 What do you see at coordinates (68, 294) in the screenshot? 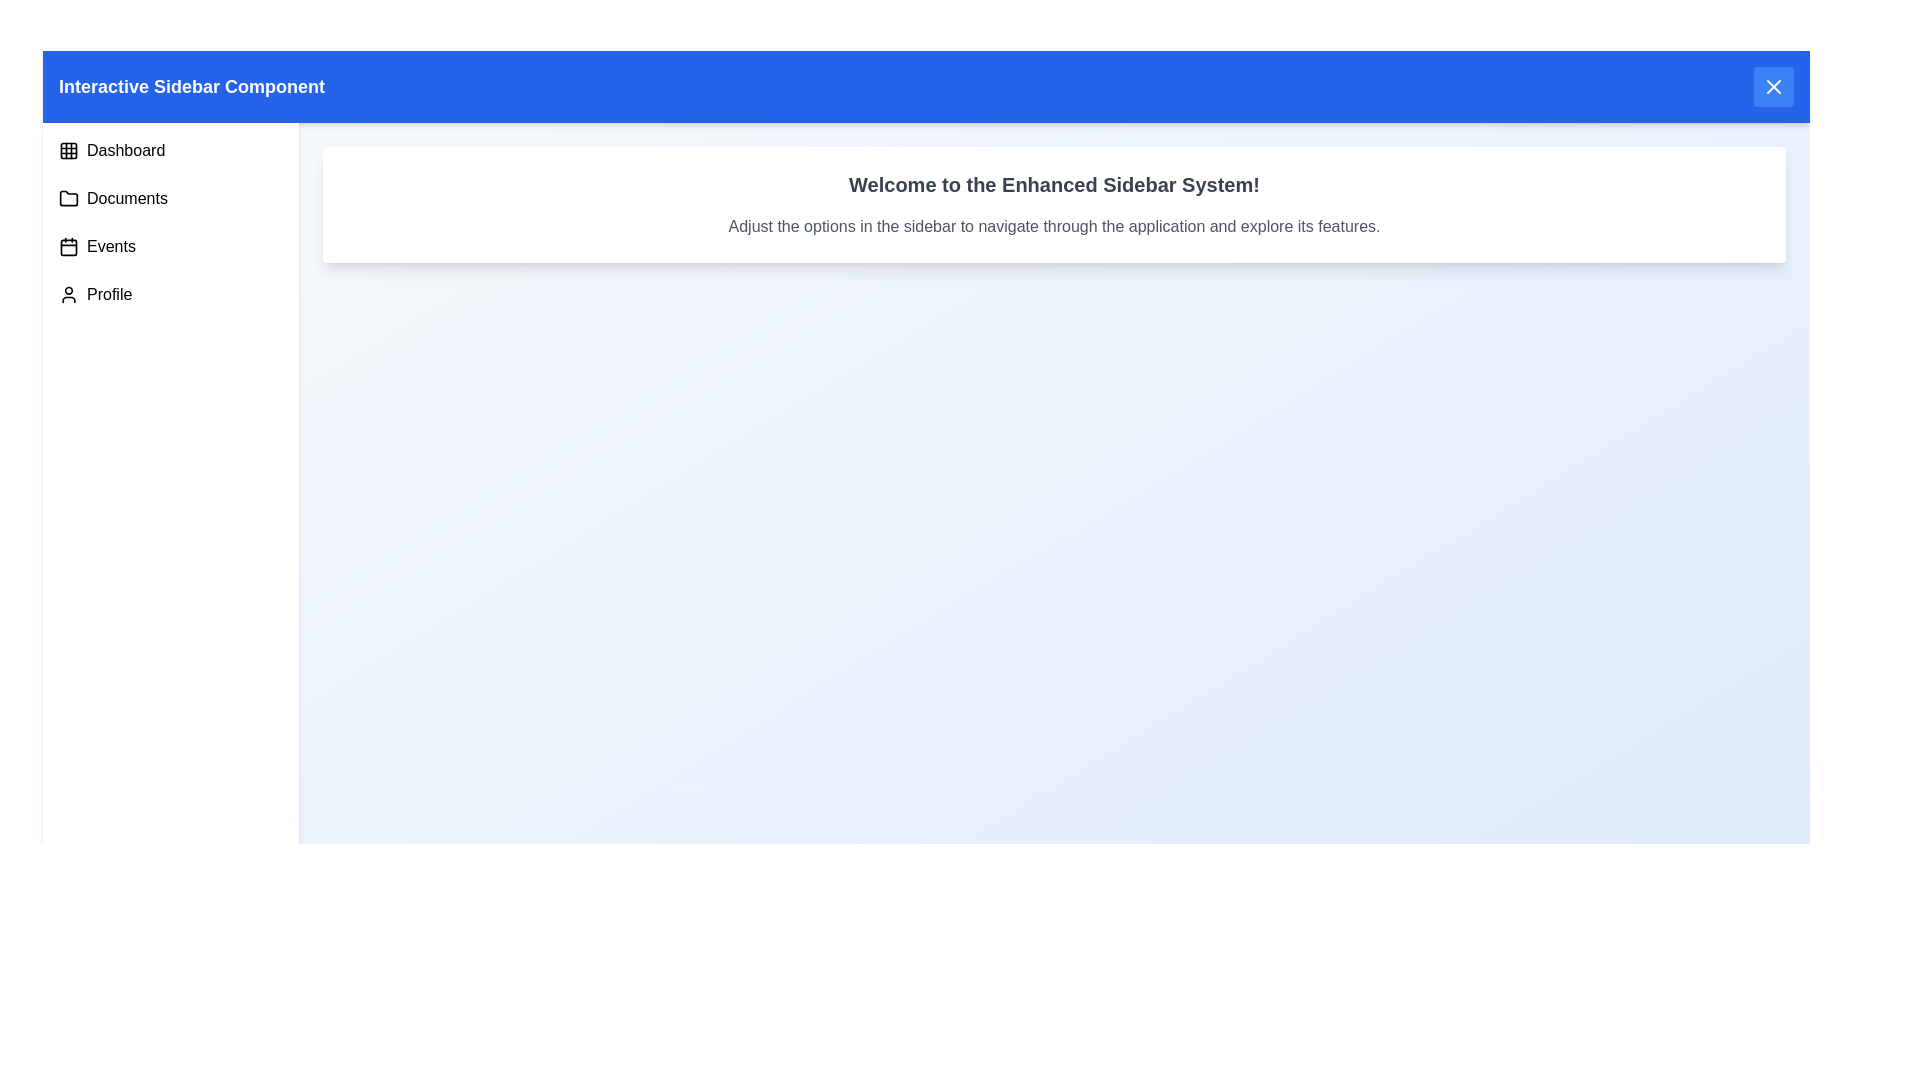
I see `the user profile icon, which is a minimalistic outline of a person, located in the sidebar under the heading 'Interactive Sidebar Component', aligned with the 'Profile' text label` at bounding box center [68, 294].